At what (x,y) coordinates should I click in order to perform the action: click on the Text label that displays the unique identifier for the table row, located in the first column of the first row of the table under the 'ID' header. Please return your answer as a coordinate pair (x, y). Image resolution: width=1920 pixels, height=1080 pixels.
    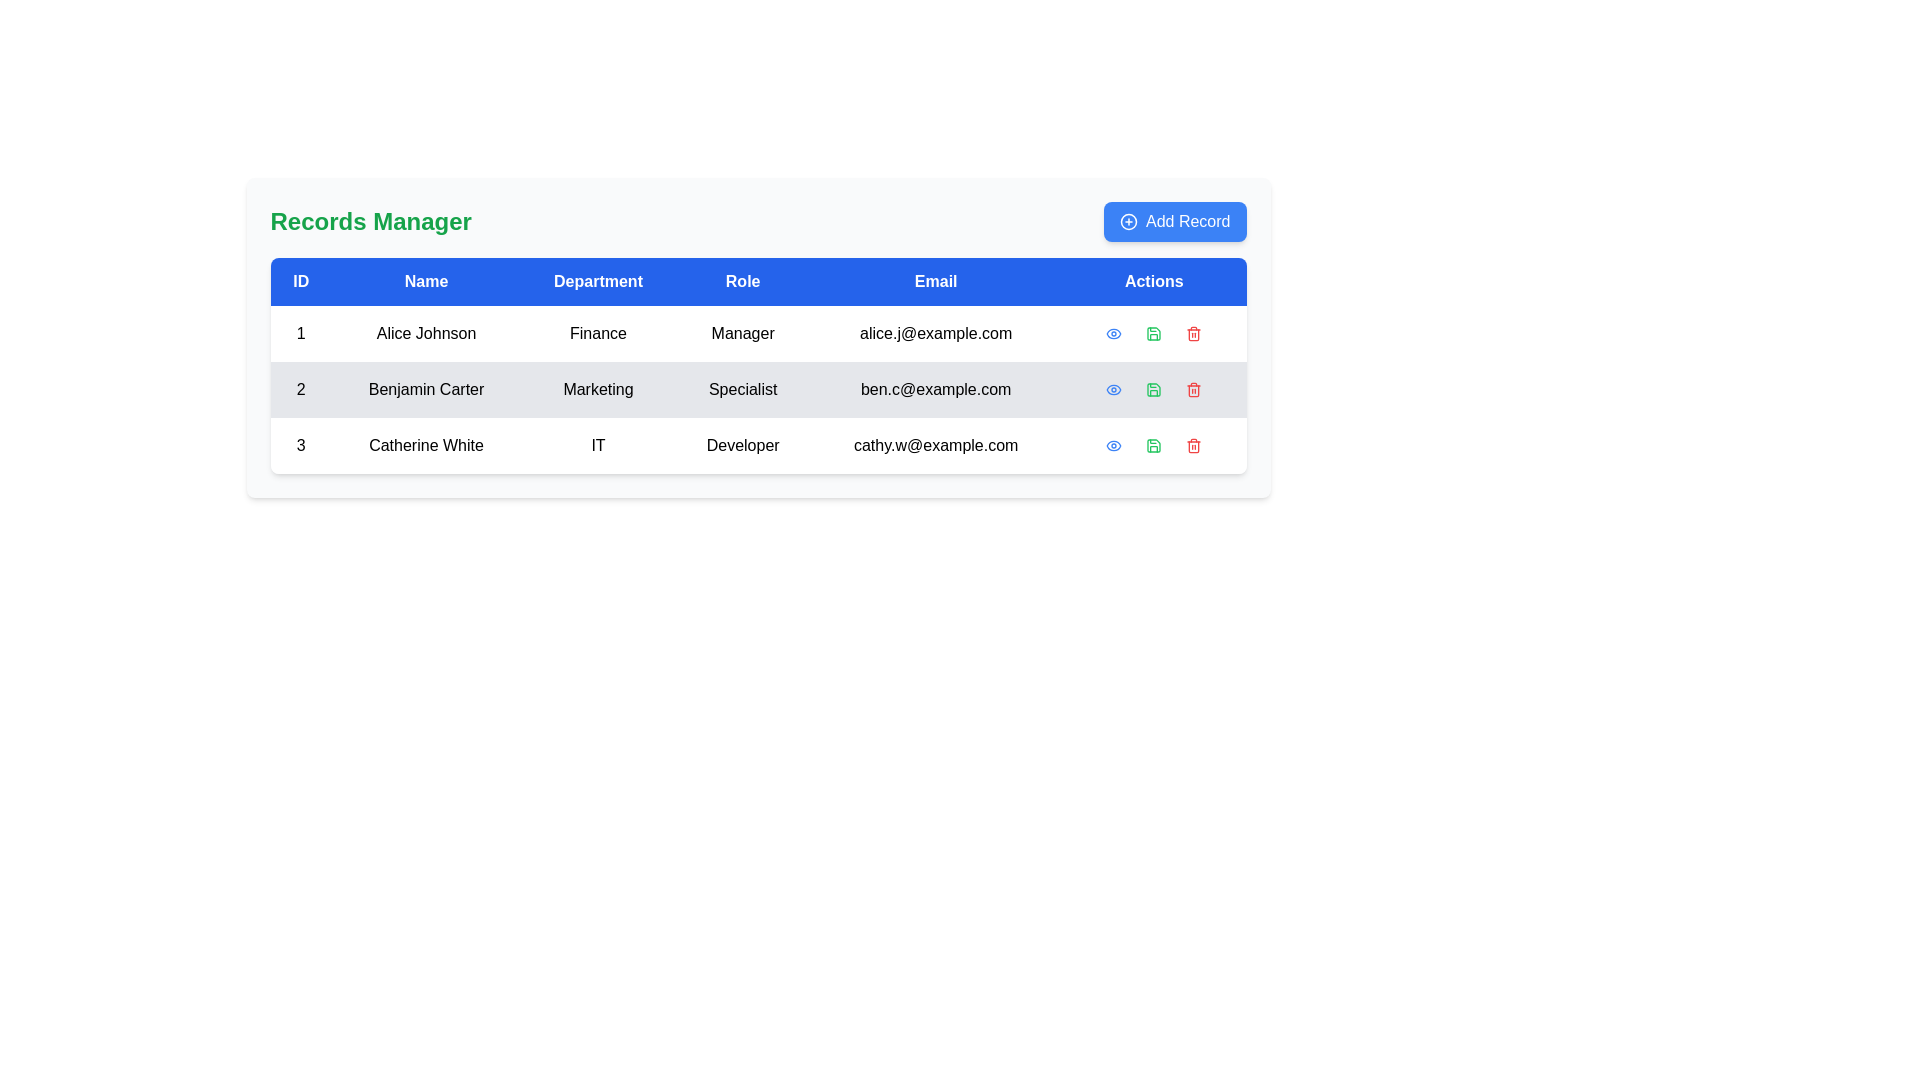
    Looking at the image, I should click on (300, 333).